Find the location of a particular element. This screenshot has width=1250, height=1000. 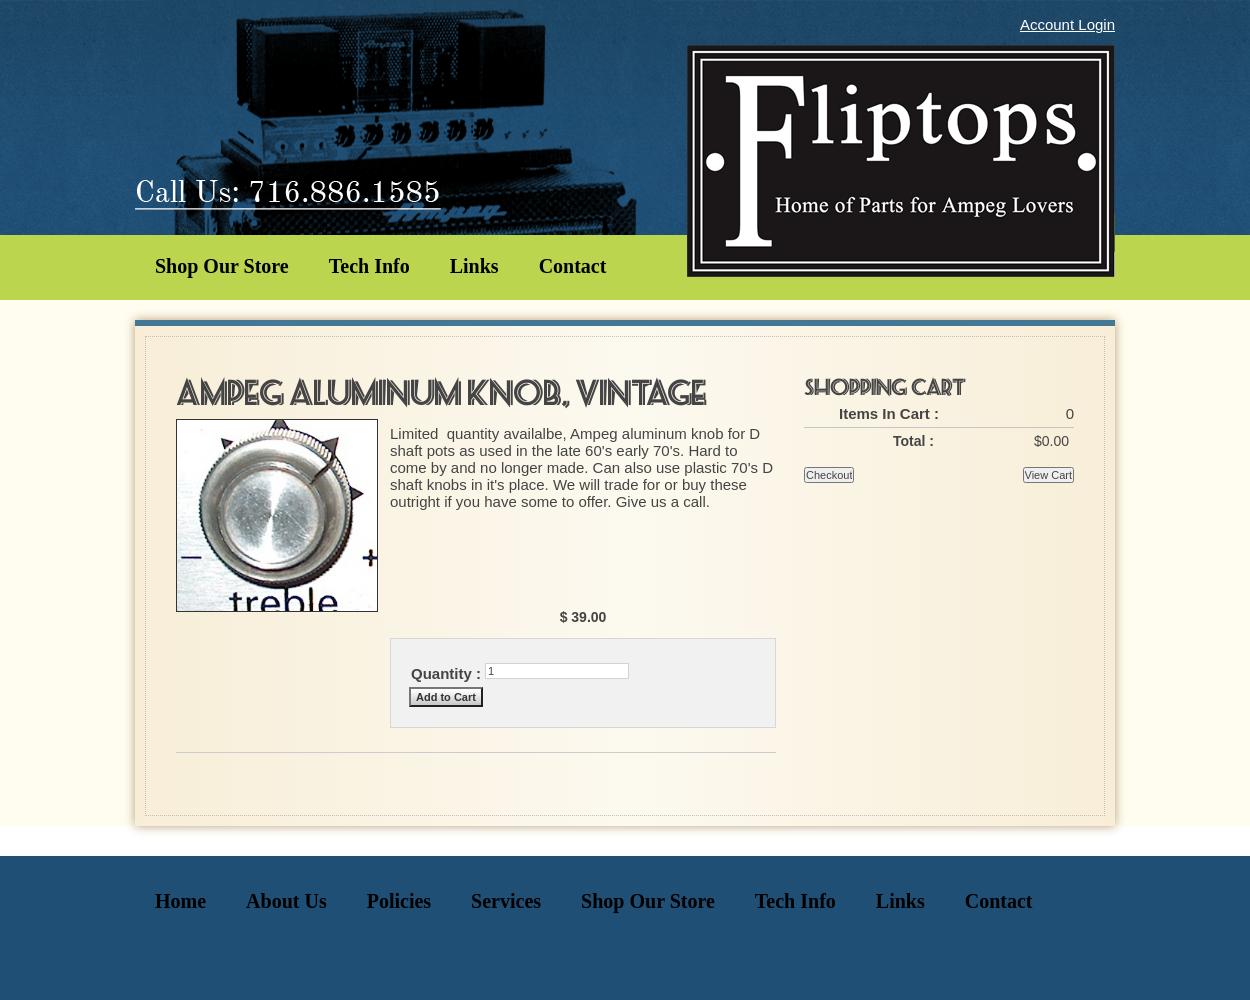

'Items In Cart :' is located at coordinates (888, 413).